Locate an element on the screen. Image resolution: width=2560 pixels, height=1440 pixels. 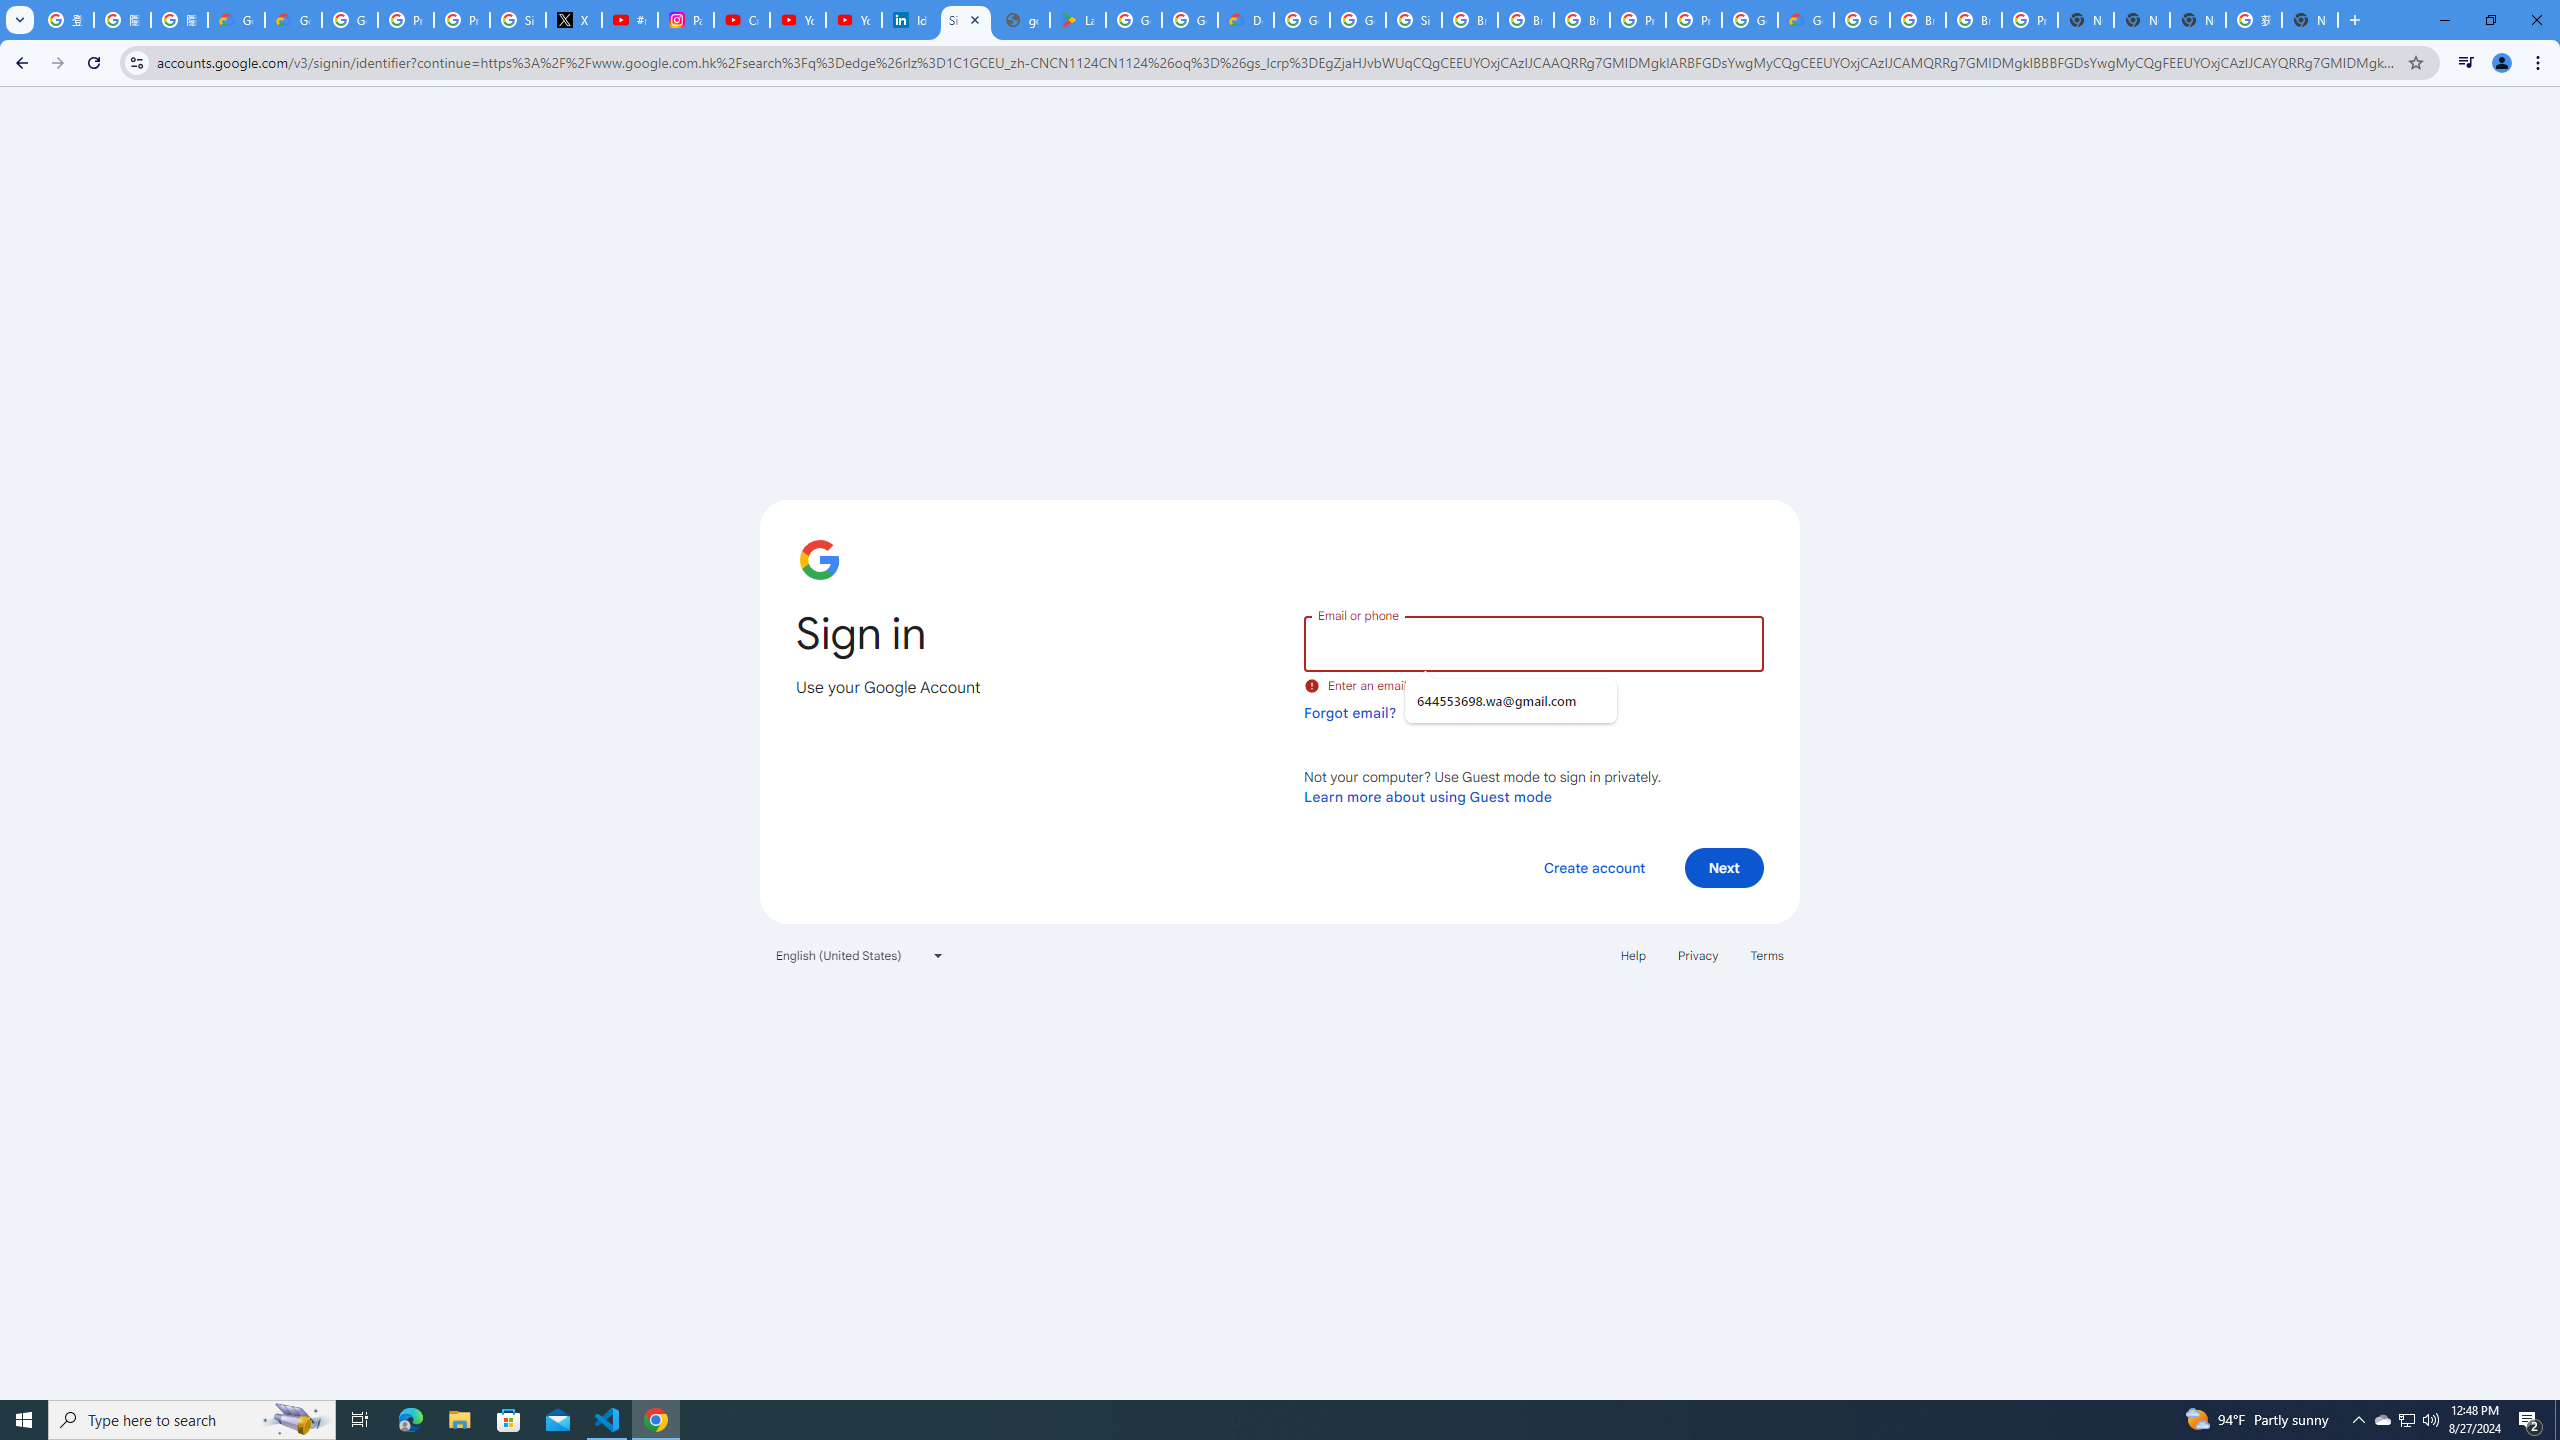
'Google Cloud Privacy Notice' is located at coordinates (236, 19).